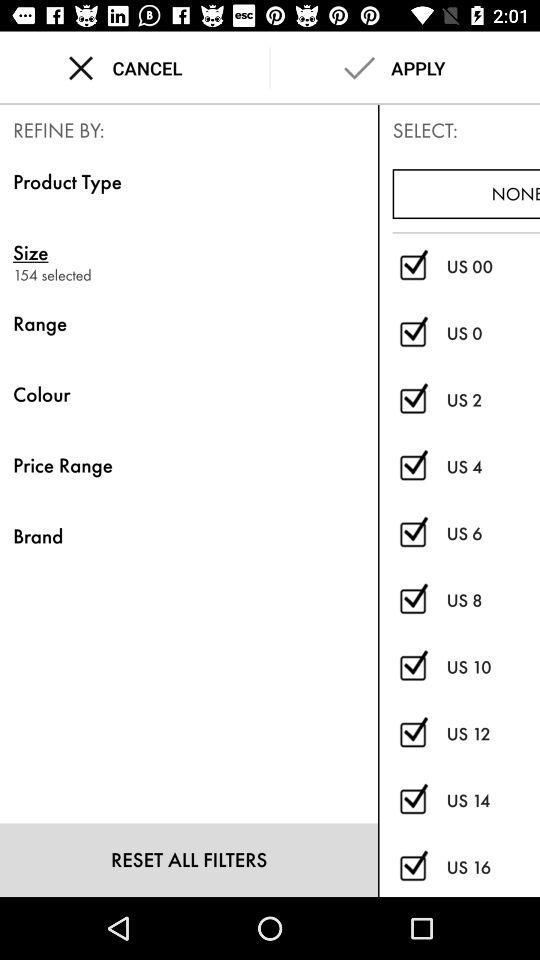  What do you see at coordinates (492, 733) in the screenshot?
I see `item below the us 10 icon` at bounding box center [492, 733].